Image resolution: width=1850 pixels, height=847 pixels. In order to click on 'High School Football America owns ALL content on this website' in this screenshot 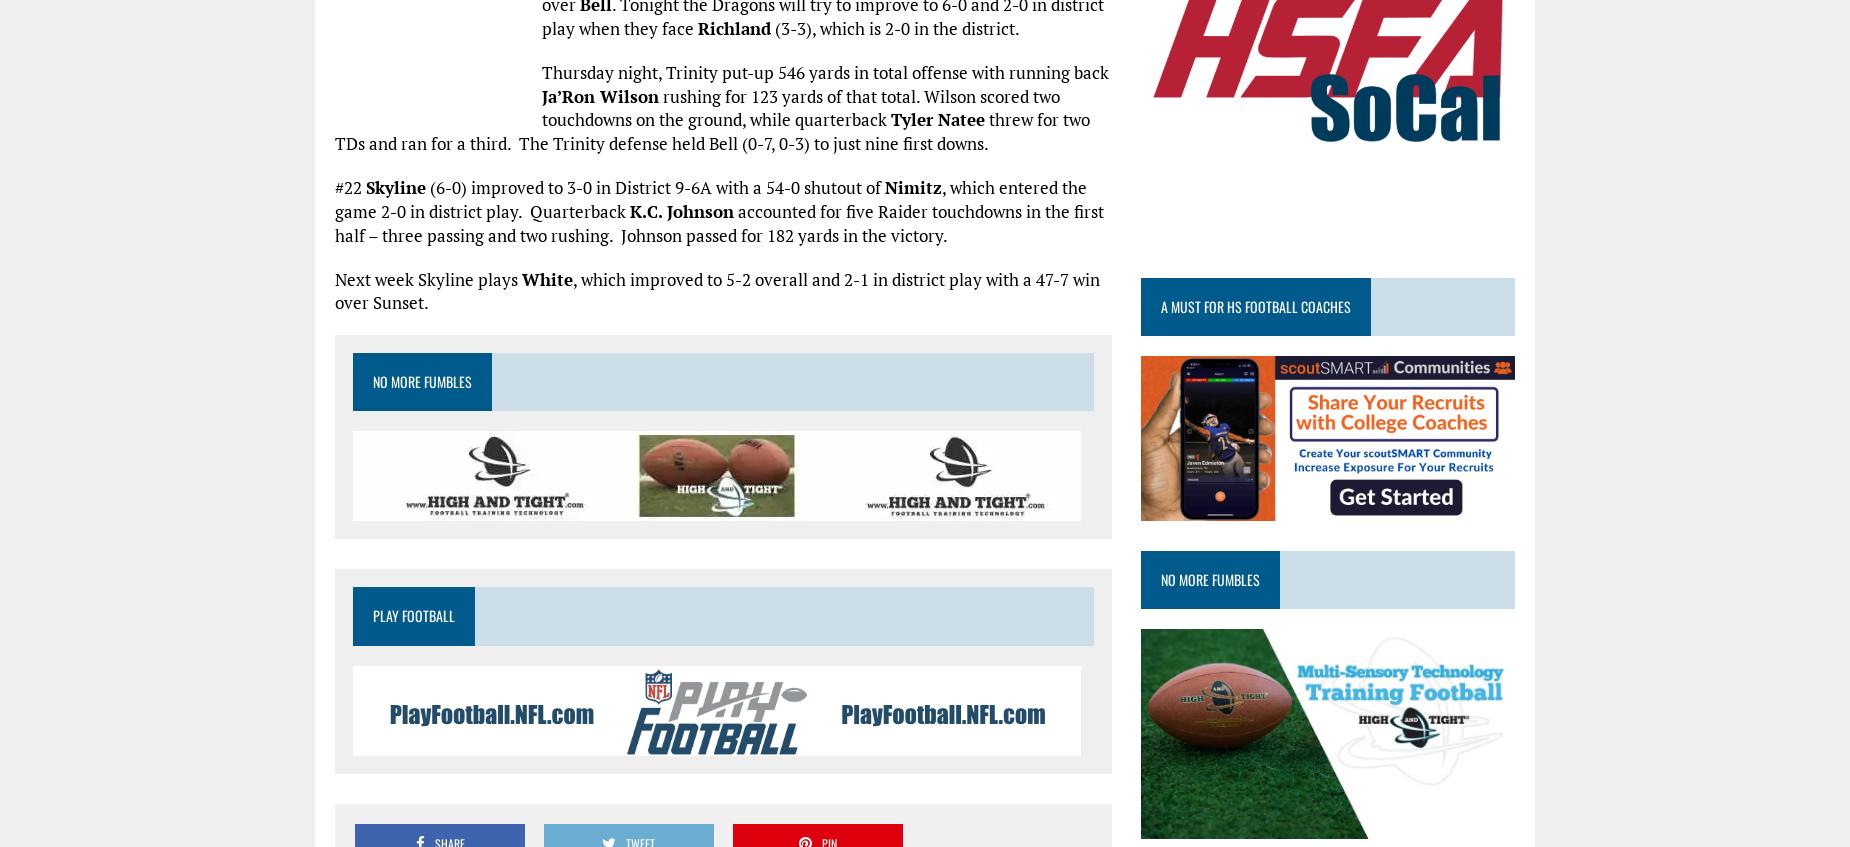, I will do `click(890, 169)`.